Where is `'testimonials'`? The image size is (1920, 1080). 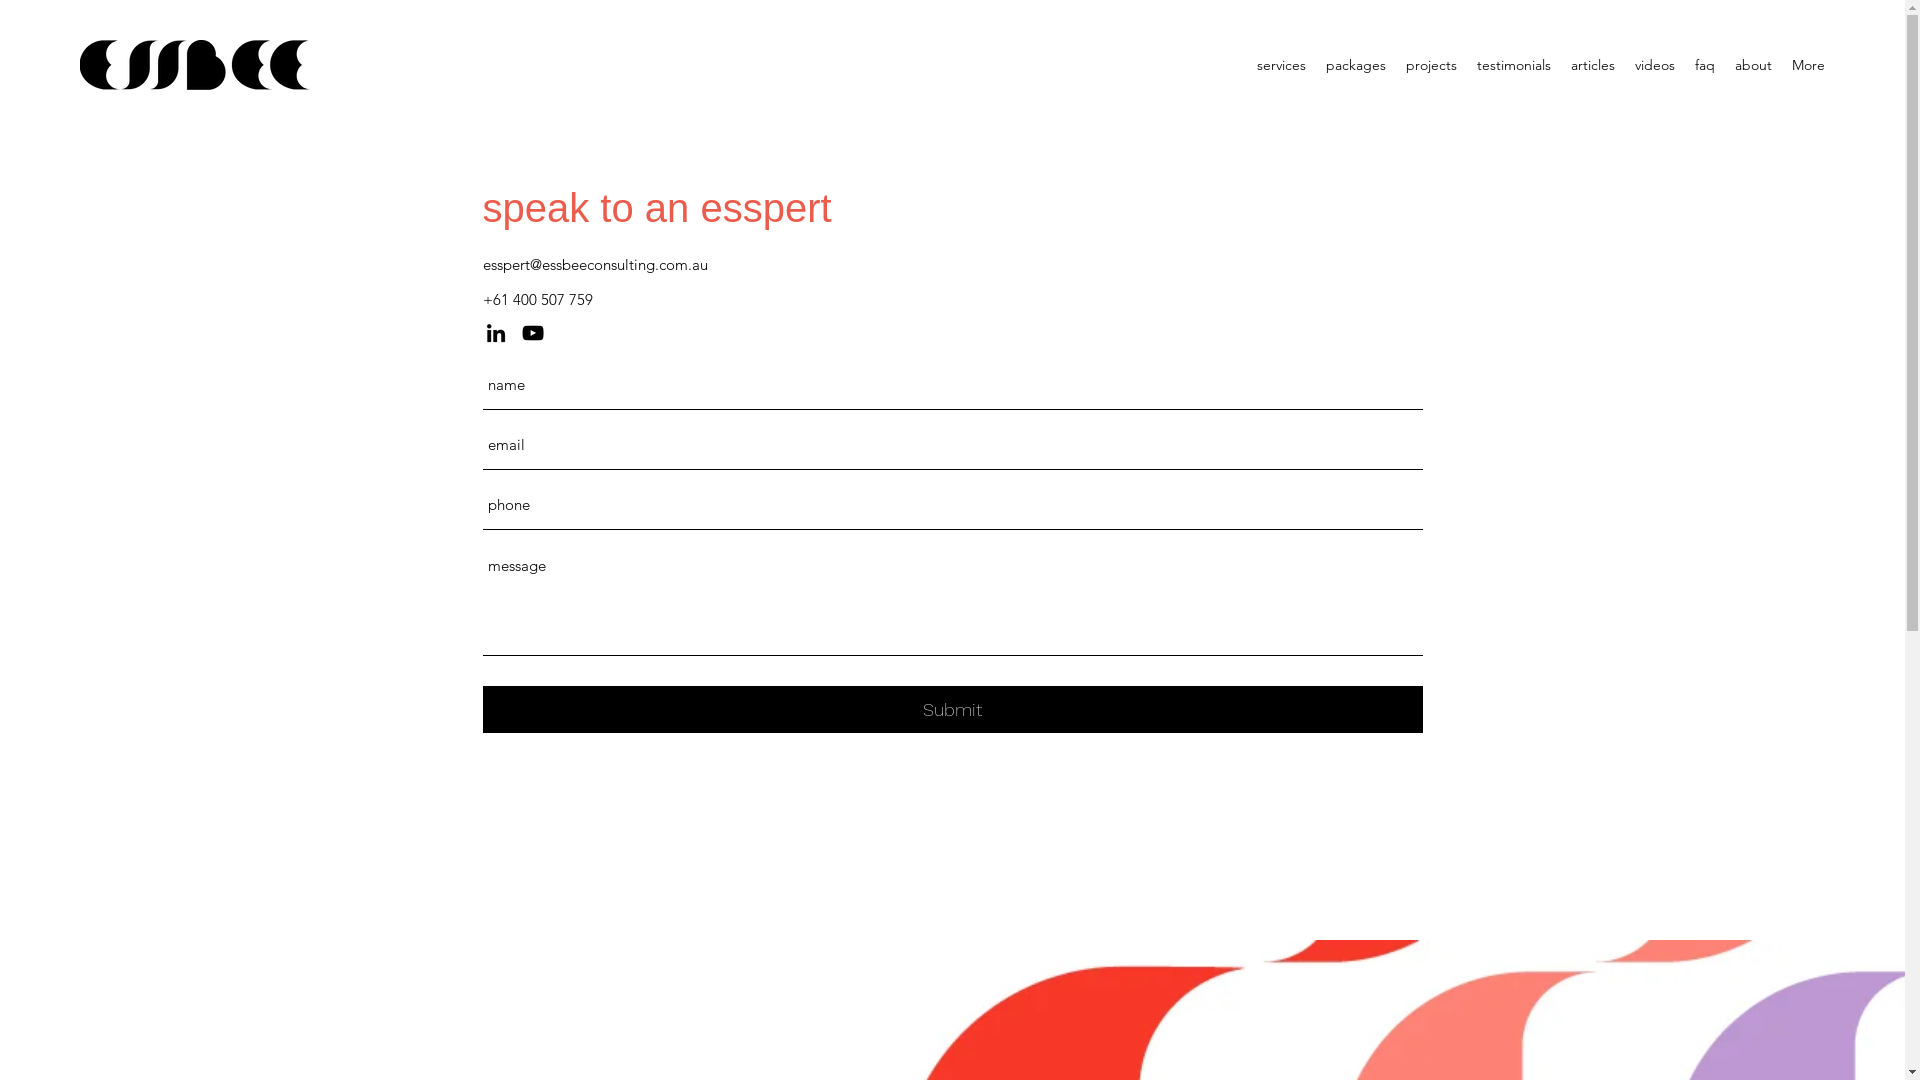
'testimonials' is located at coordinates (1513, 64).